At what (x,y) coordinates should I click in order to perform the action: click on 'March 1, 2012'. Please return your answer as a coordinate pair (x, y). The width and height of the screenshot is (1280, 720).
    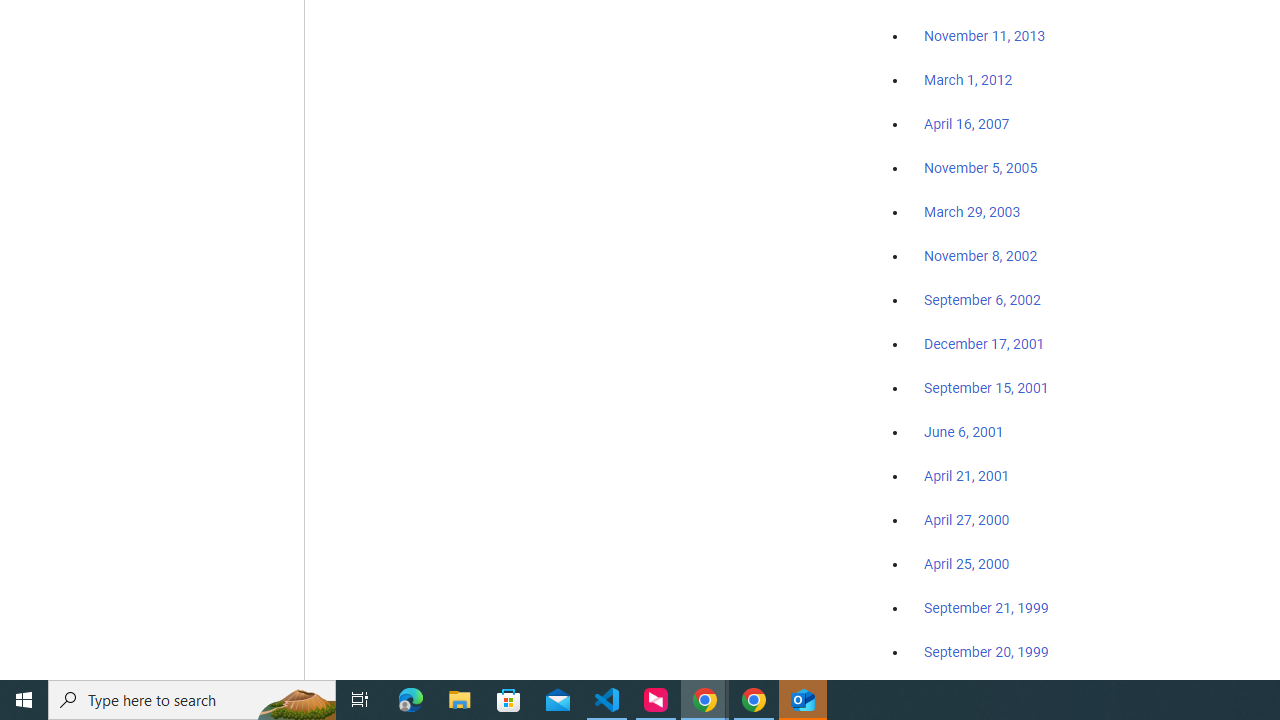
    Looking at the image, I should click on (968, 80).